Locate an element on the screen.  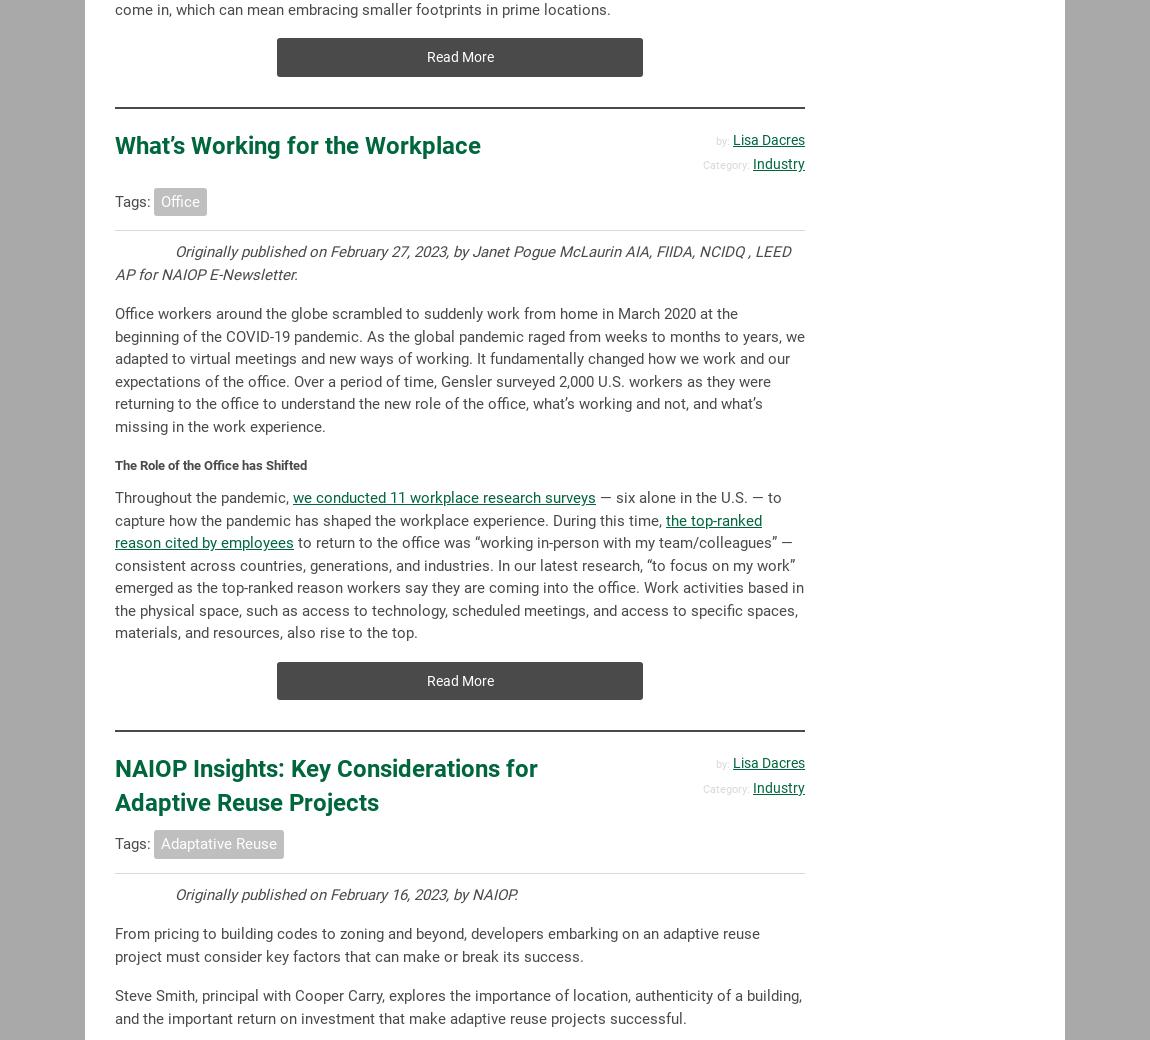
'NAIOP Insights: Key Considerations for Adaptive Reuse Projects' is located at coordinates (326, 785).